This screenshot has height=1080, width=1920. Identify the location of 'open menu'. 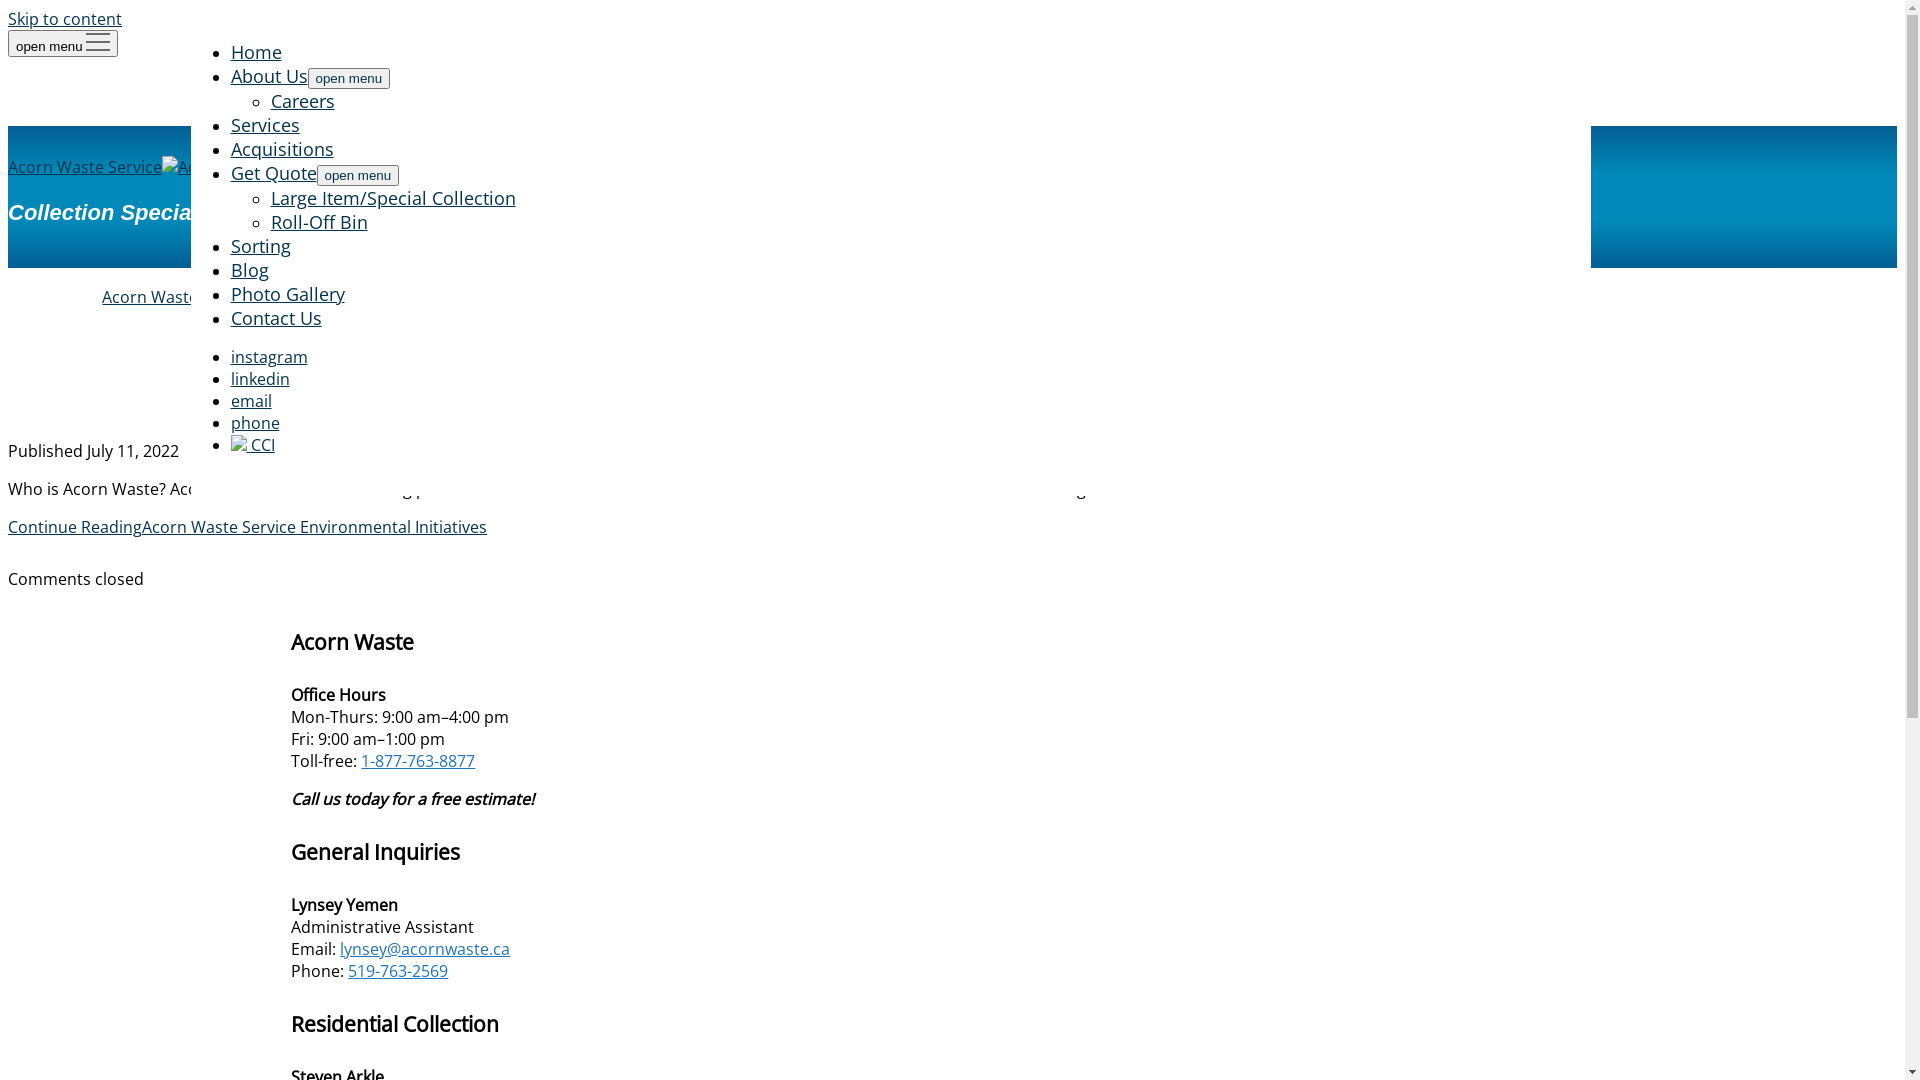
(349, 77).